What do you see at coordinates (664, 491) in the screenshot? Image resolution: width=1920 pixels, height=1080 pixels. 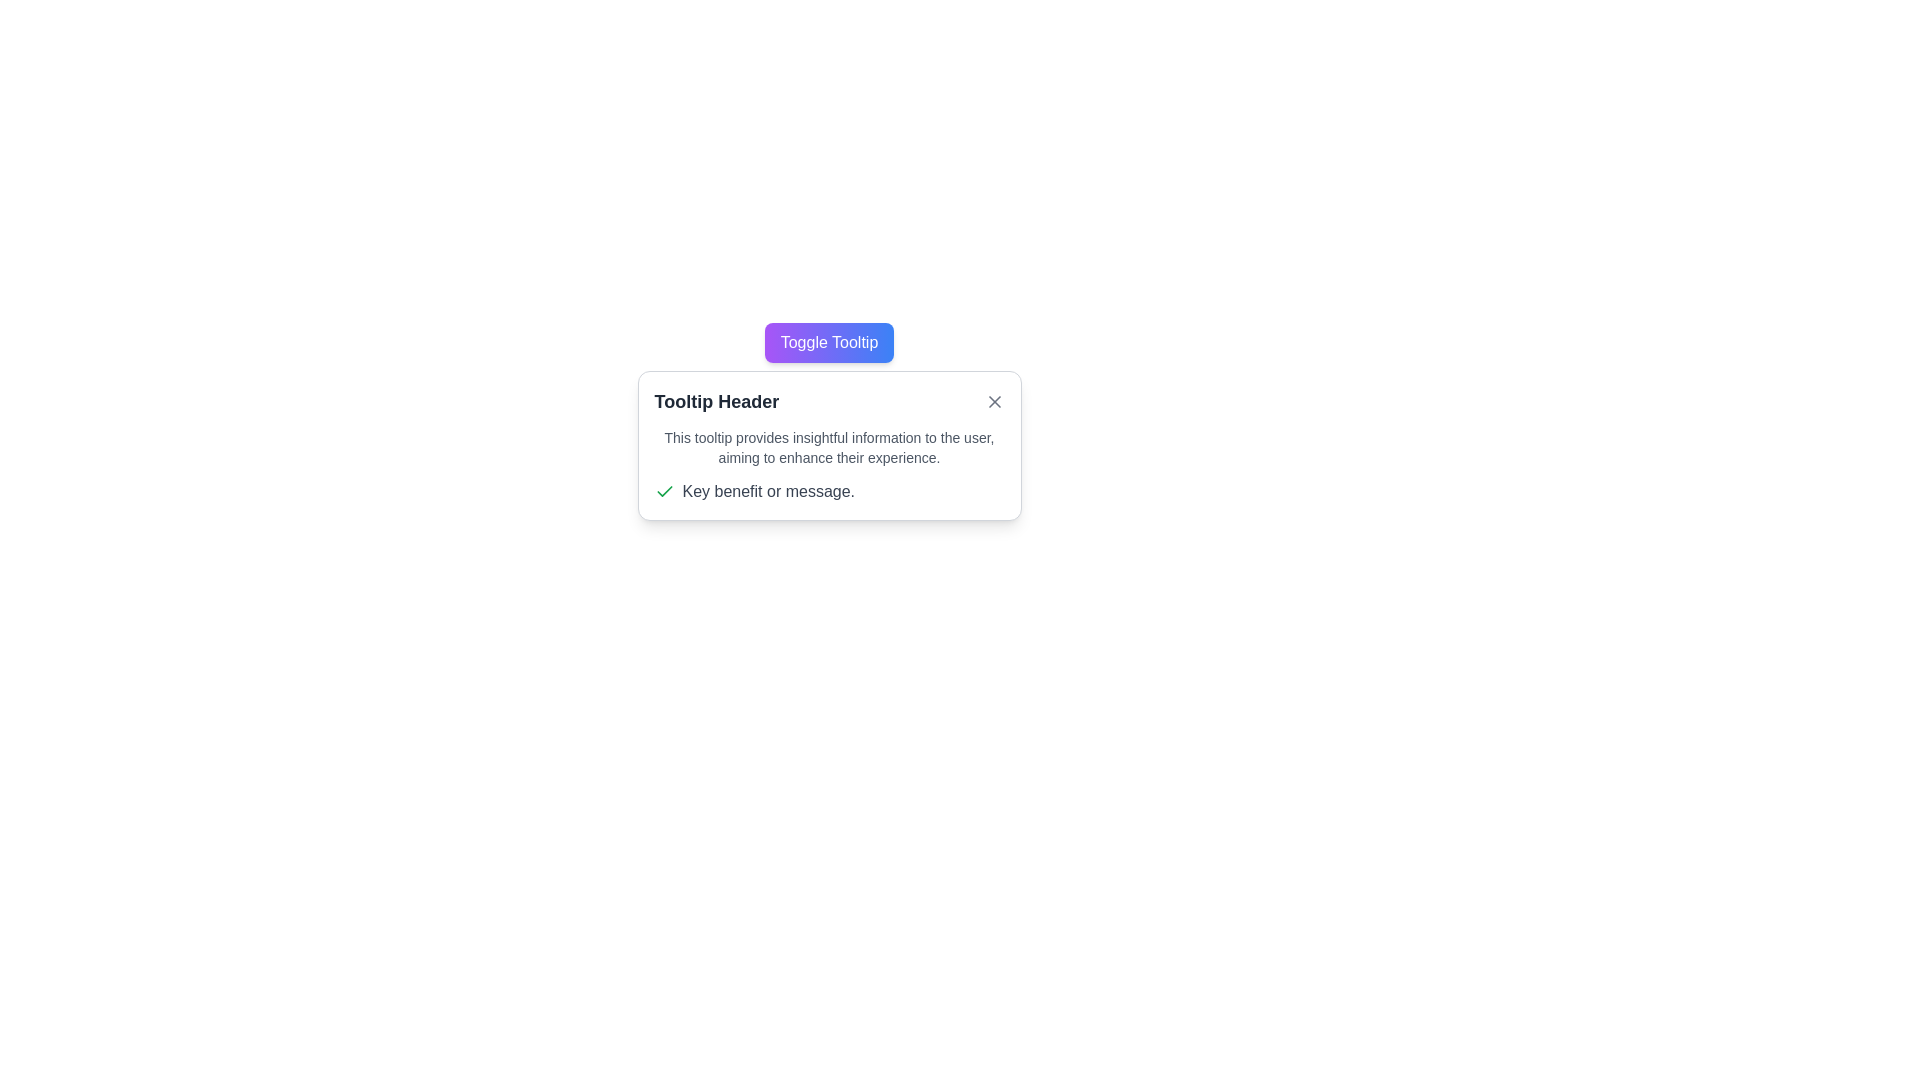 I see `the completion or approval icon located within the tooltip widget under the 'Key benefit or message' section, aligned to the left of the descriptive text` at bounding box center [664, 491].